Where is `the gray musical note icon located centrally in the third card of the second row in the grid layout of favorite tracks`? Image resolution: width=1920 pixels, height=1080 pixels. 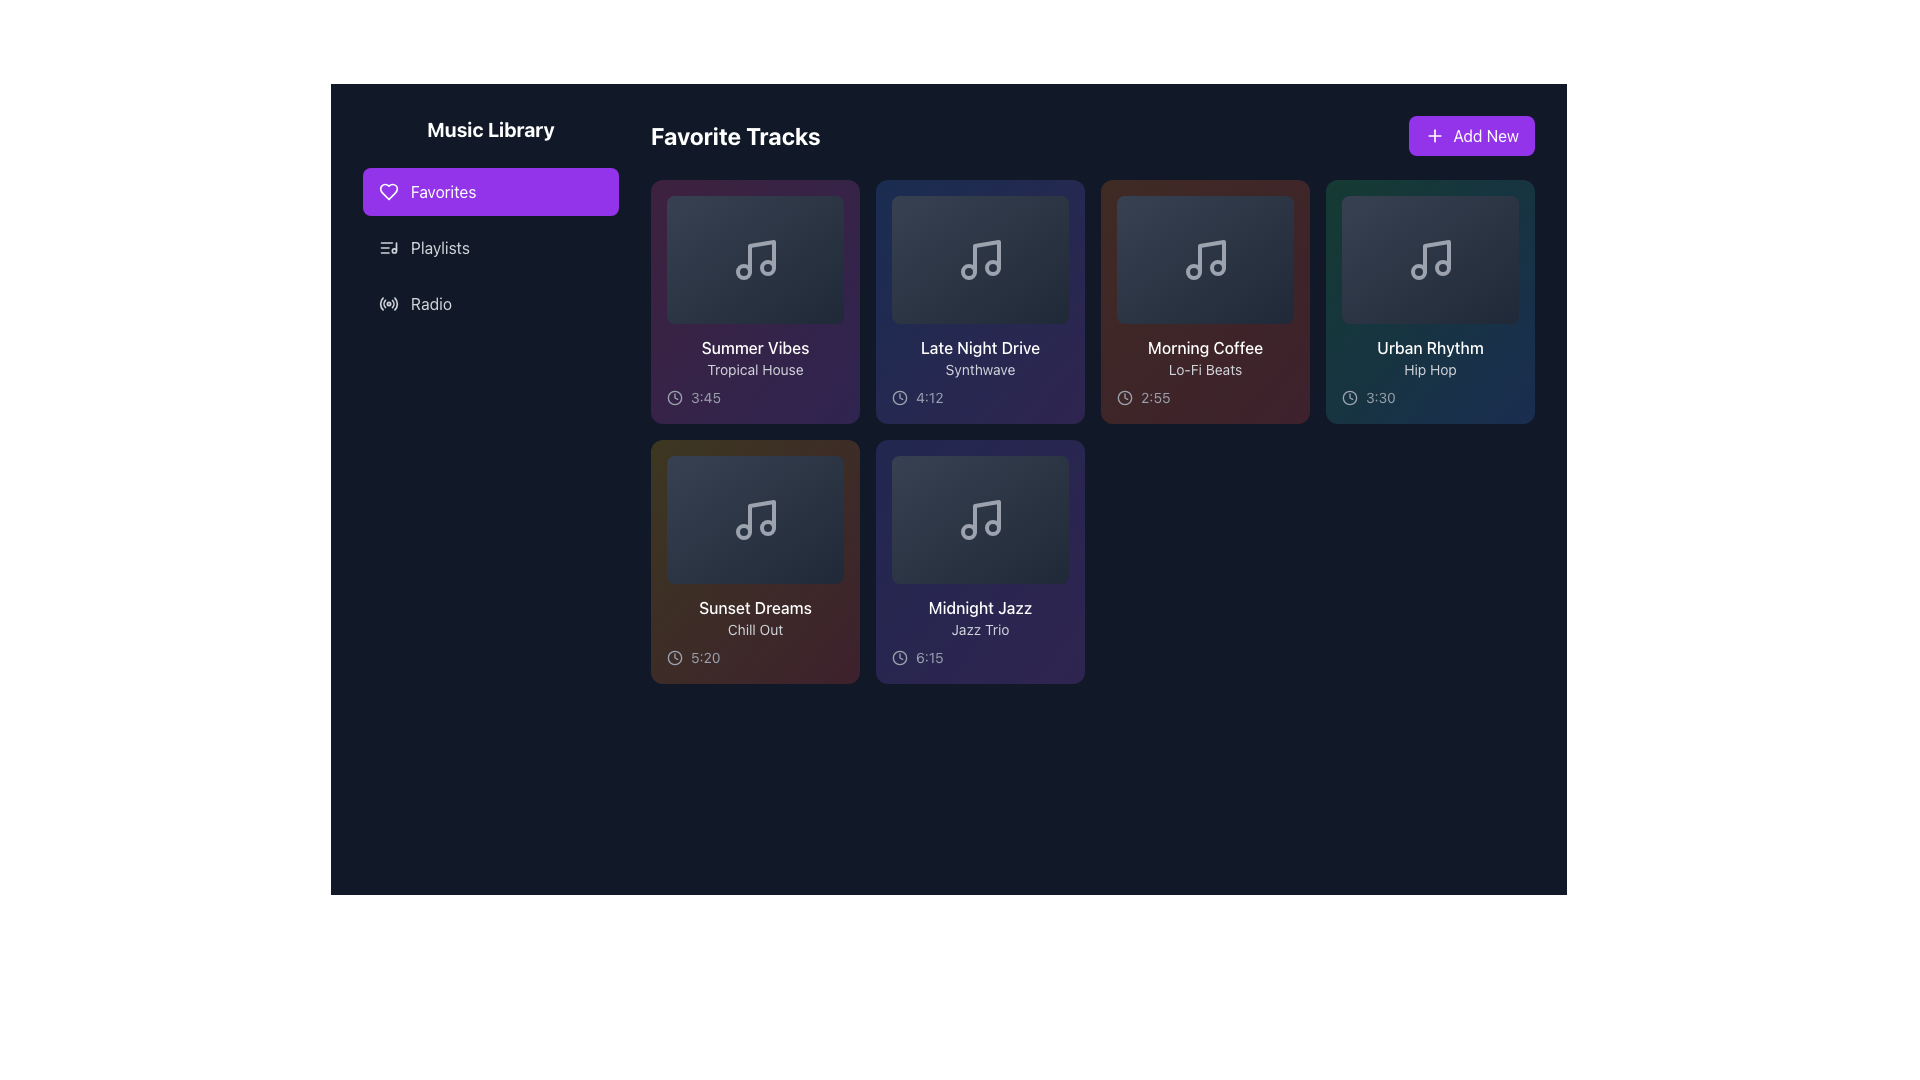
the gray musical note icon located centrally in the third card of the second row in the grid layout of favorite tracks is located at coordinates (980, 519).